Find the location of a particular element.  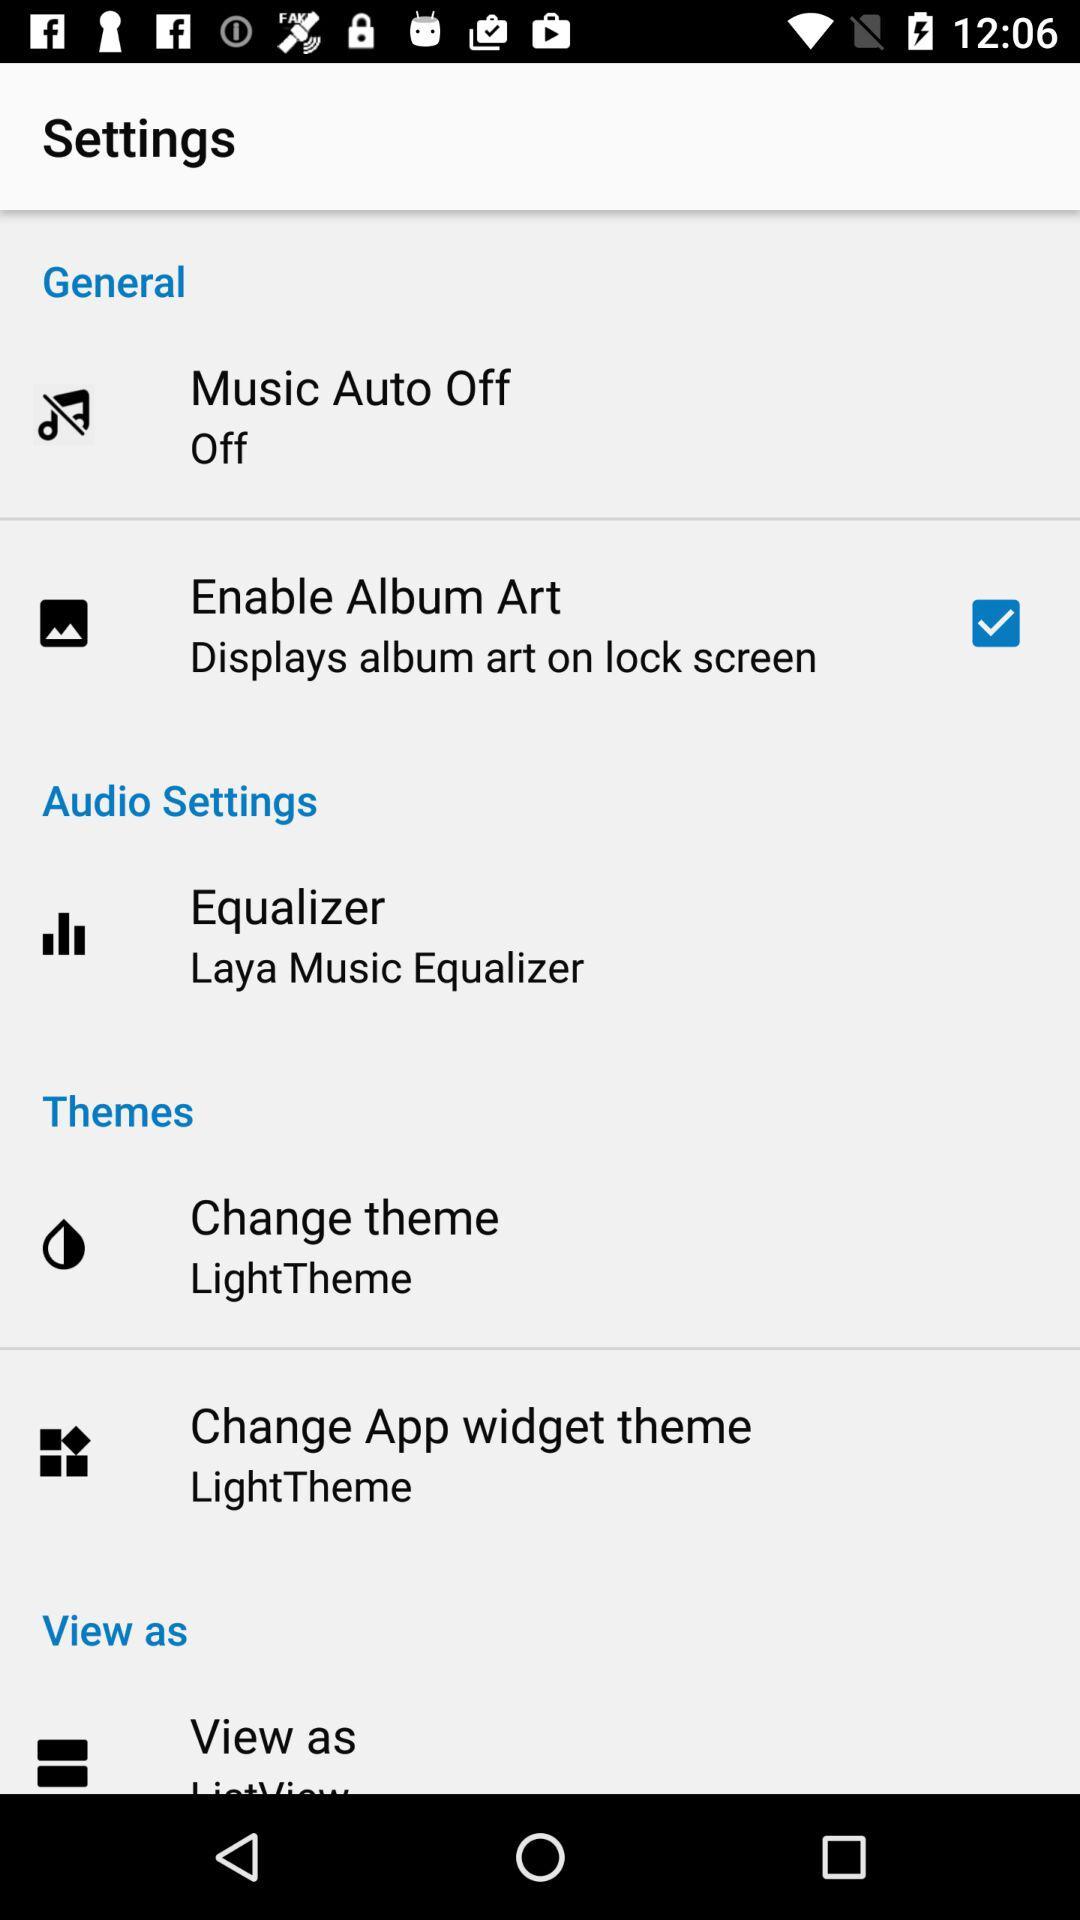

item above the music auto off item is located at coordinates (540, 258).